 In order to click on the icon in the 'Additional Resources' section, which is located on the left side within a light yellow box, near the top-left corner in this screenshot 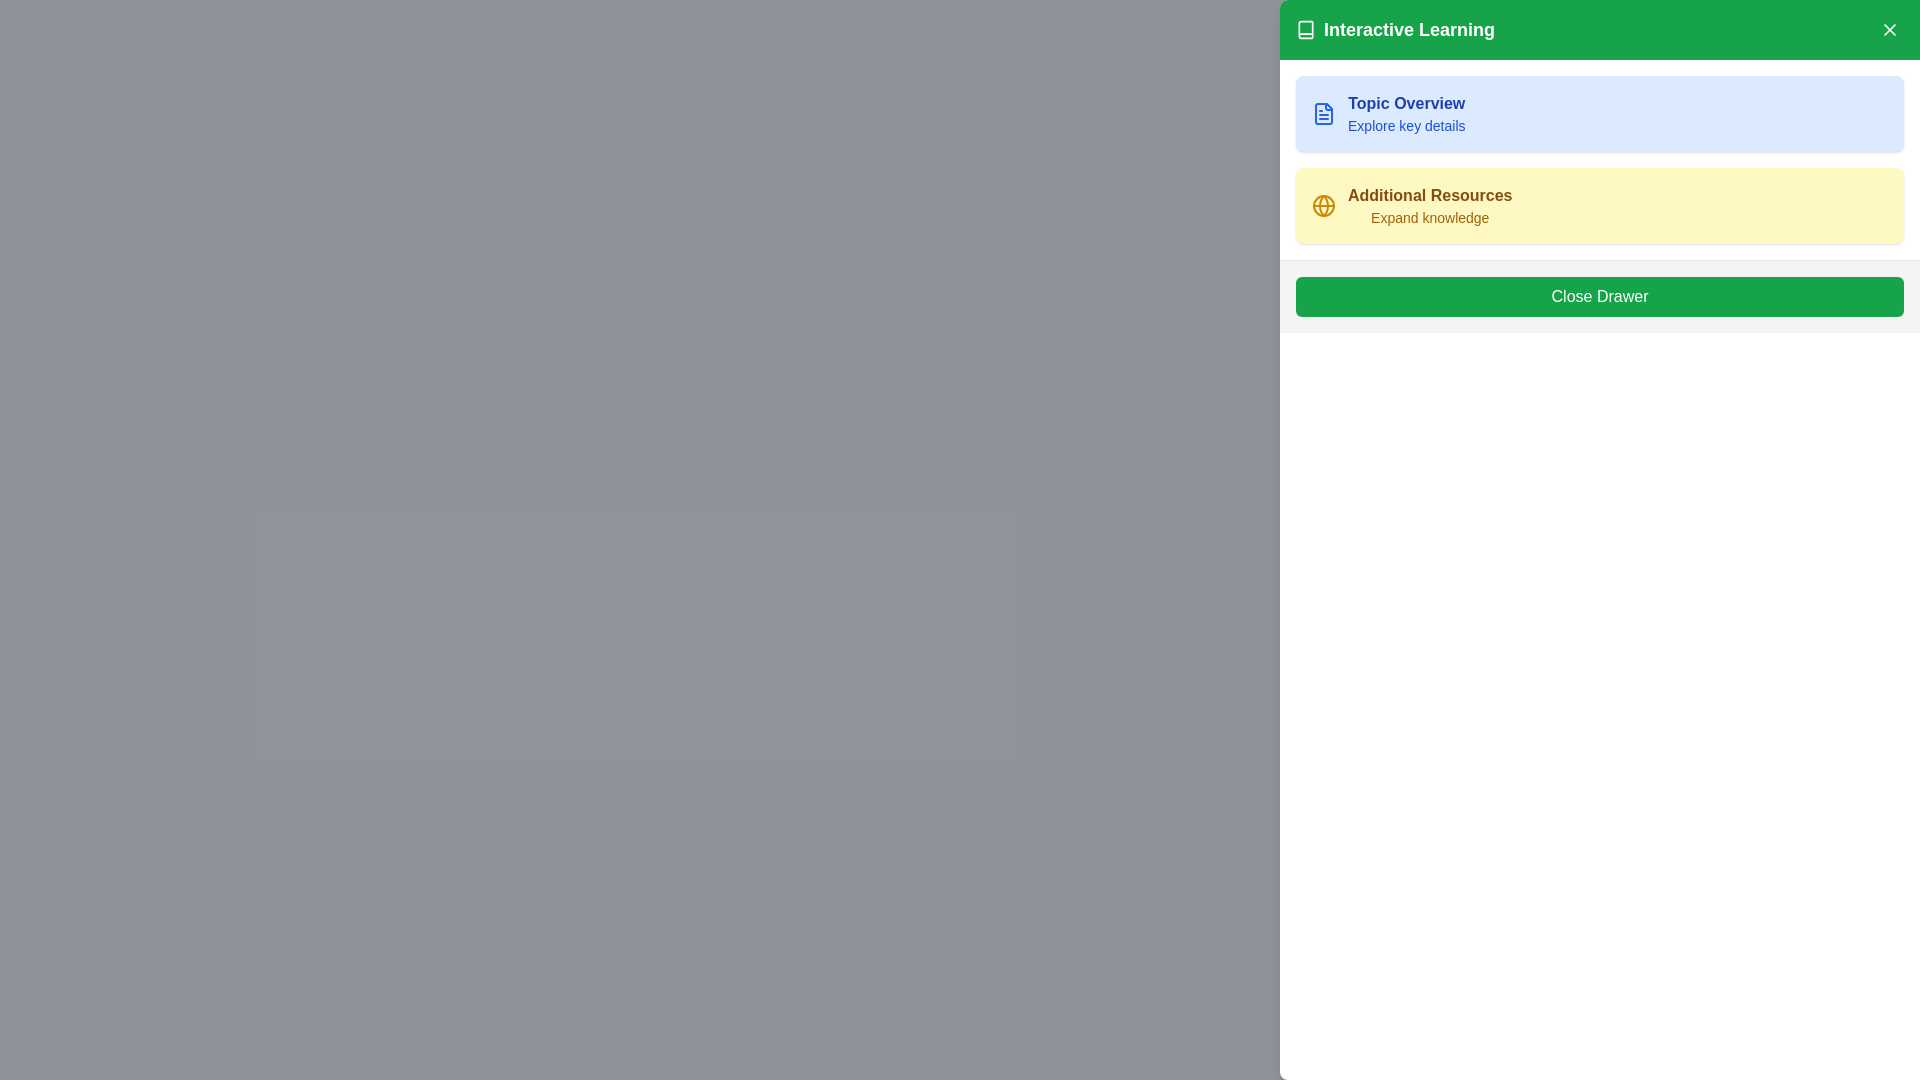, I will do `click(1324, 205)`.